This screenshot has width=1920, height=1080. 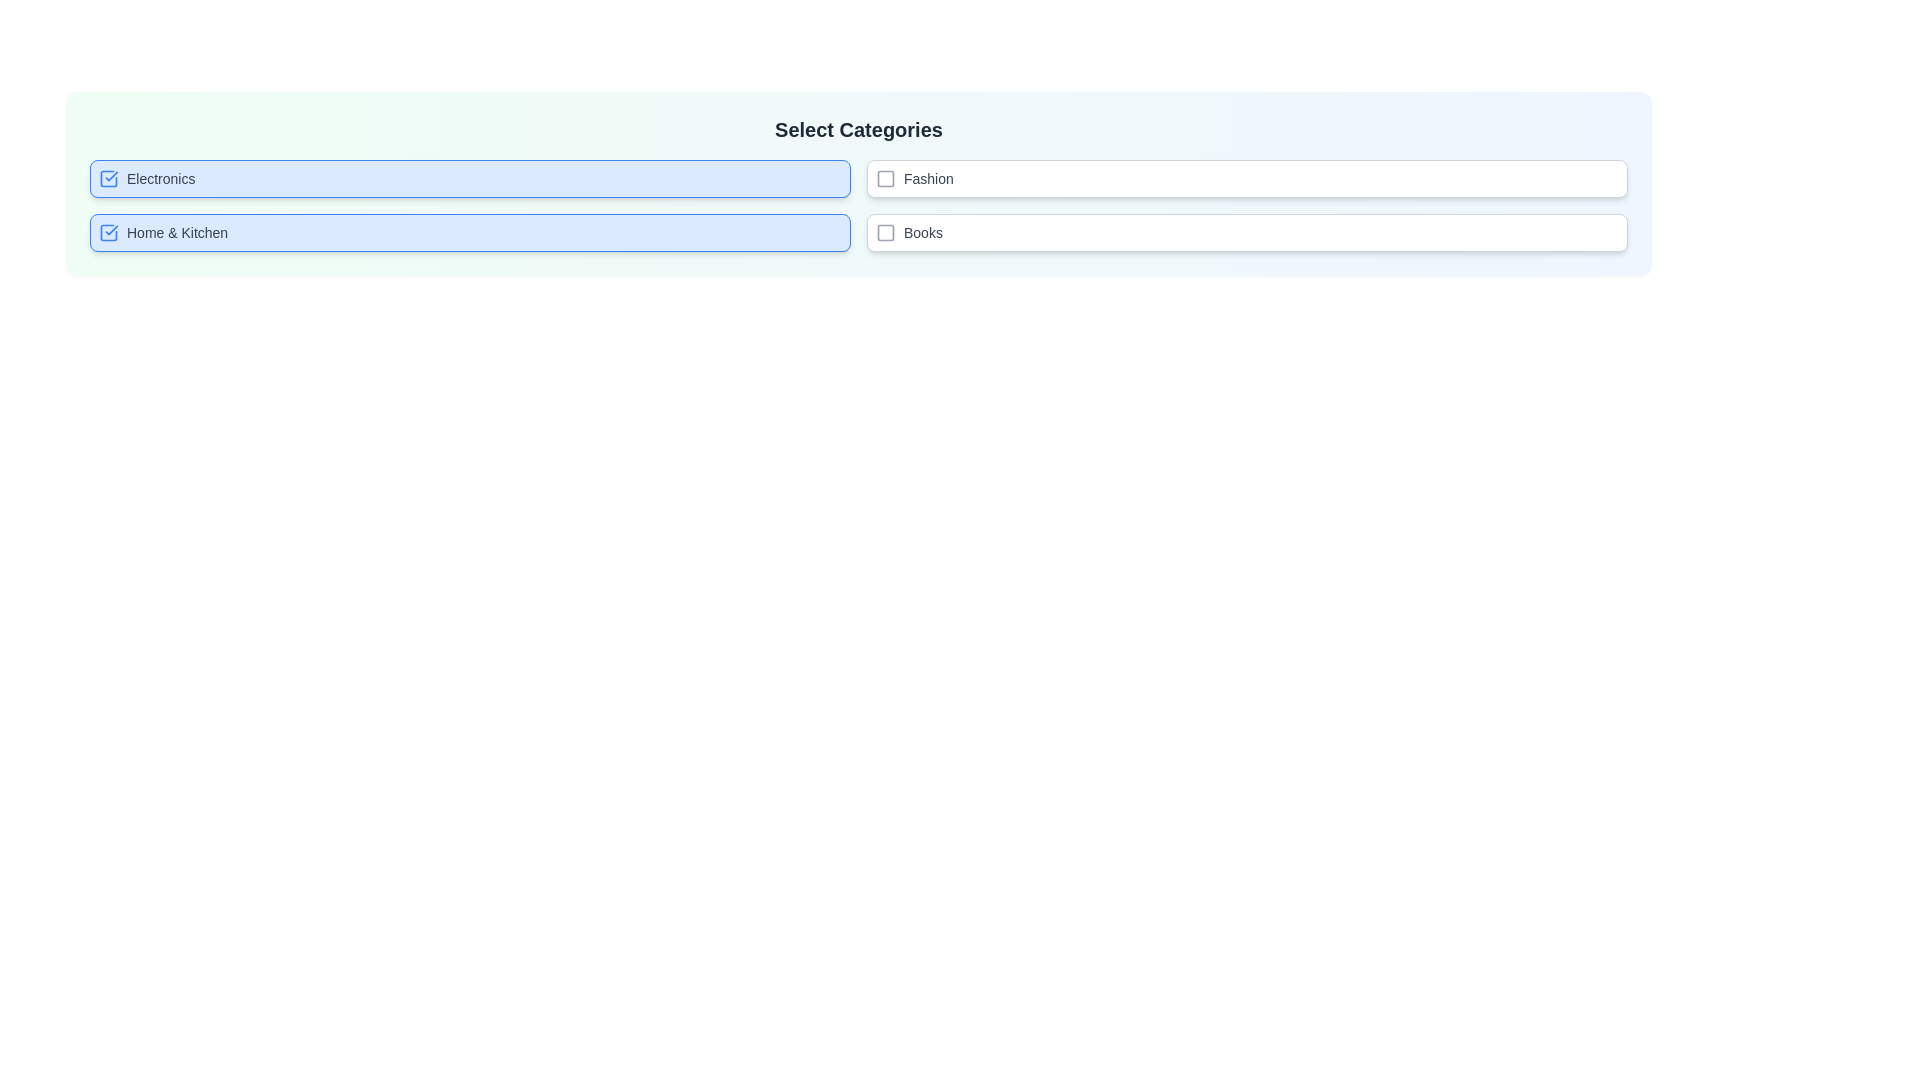 What do you see at coordinates (177, 231) in the screenshot?
I see `the text label saying 'Home & Kitchen', which is styled with a small and medium font weight, gray color, and located within a blue highlighted button area, positioned beneath 'Electronics'` at bounding box center [177, 231].